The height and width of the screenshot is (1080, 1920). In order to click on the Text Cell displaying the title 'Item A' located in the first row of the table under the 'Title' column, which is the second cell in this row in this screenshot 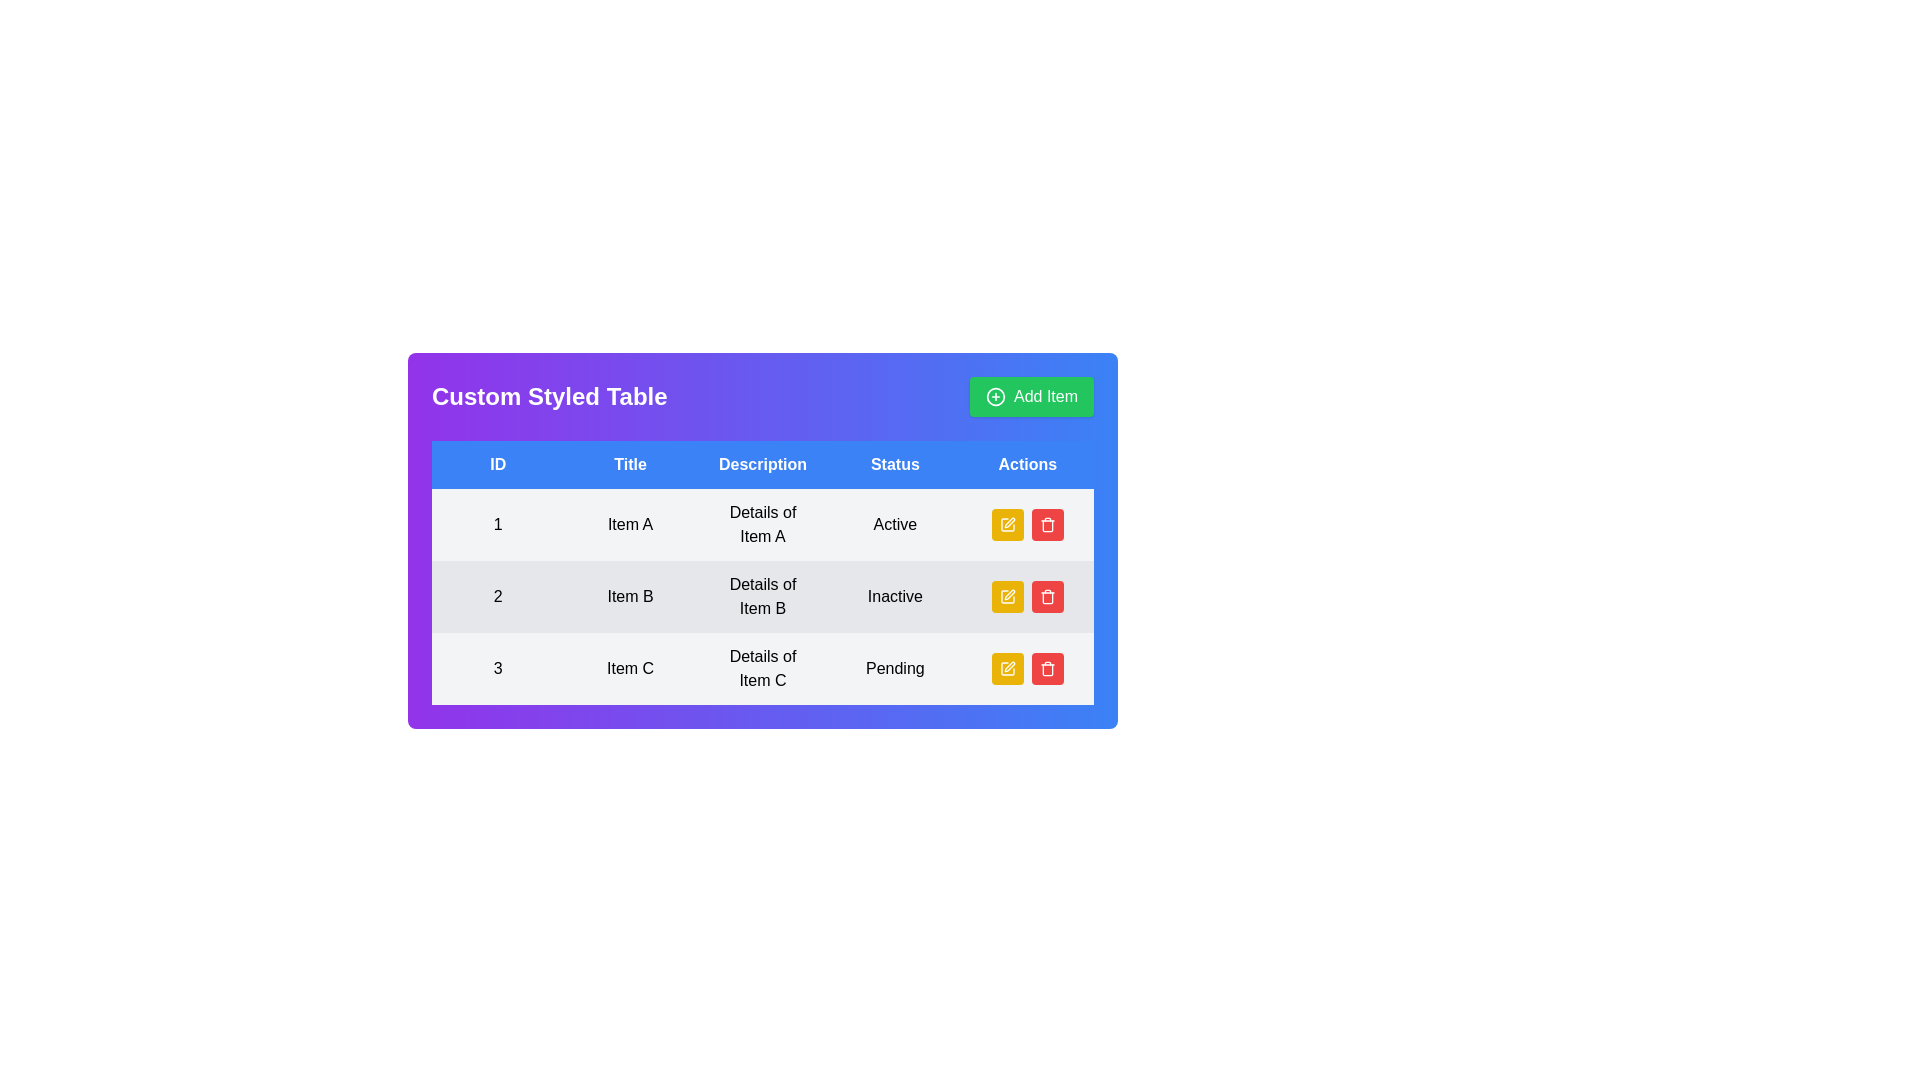, I will do `click(629, 523)`.